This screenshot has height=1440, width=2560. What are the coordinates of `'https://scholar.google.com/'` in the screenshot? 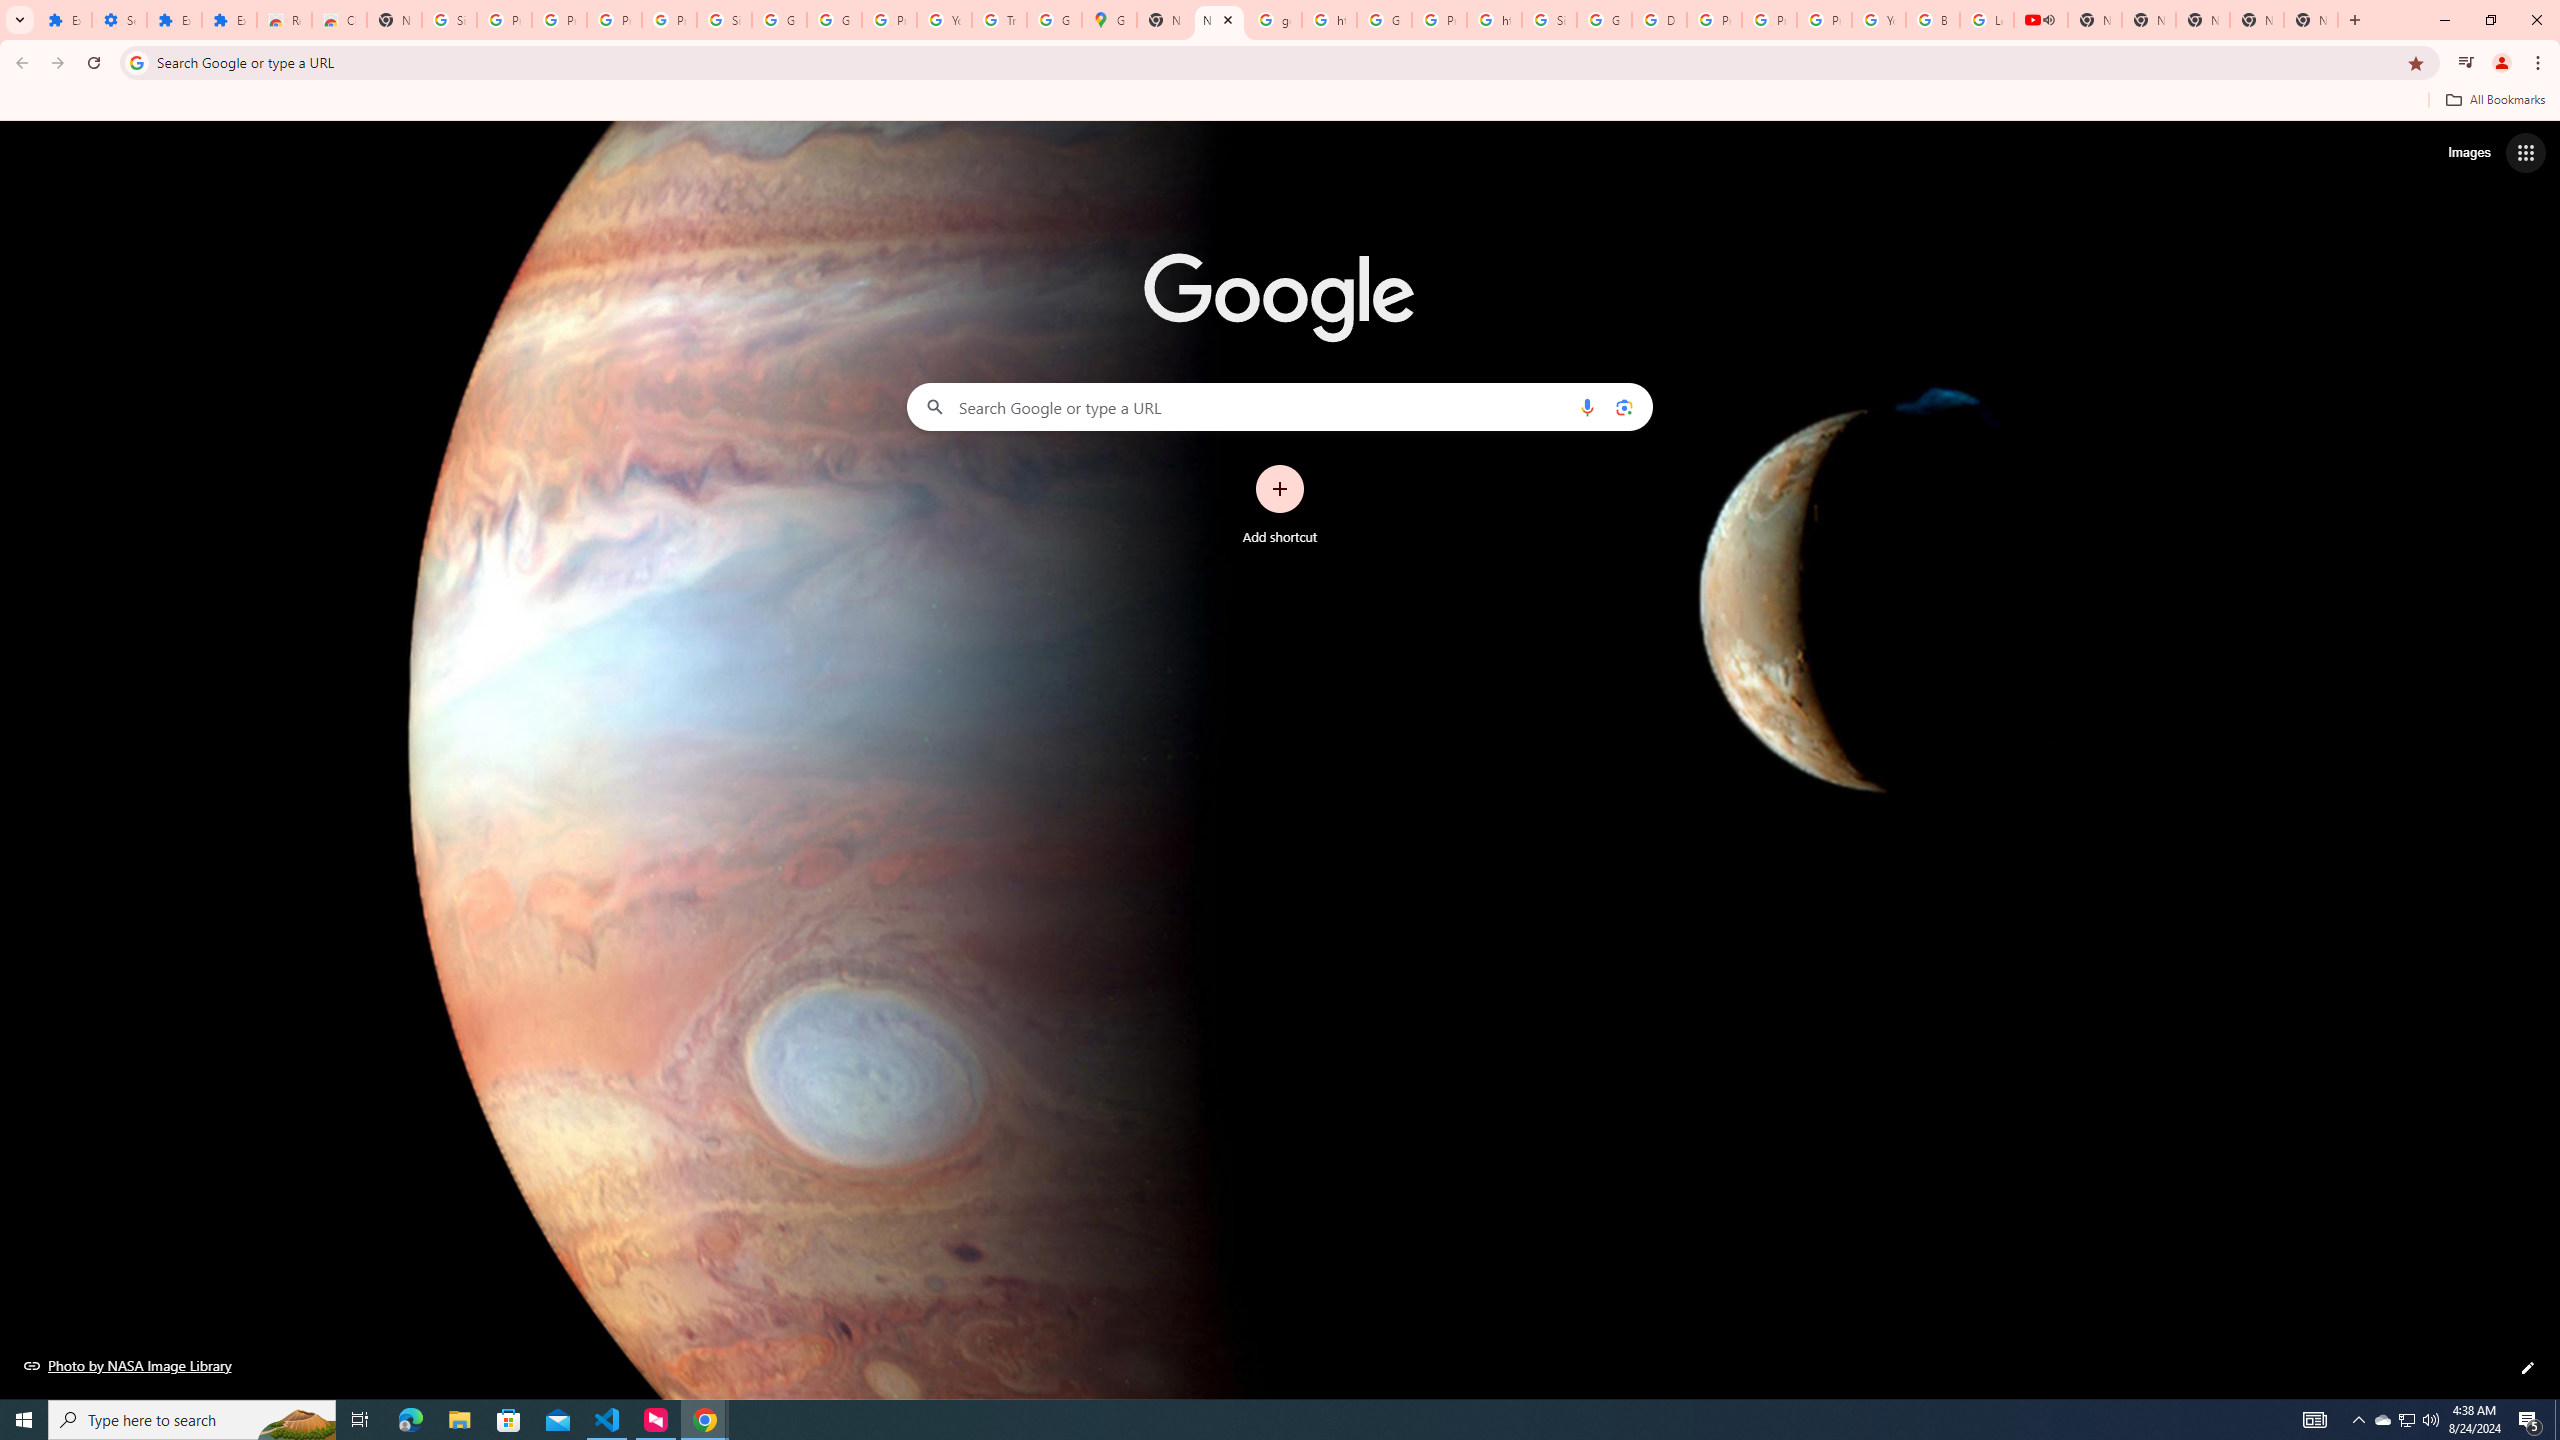 It's located at (1328, 19).